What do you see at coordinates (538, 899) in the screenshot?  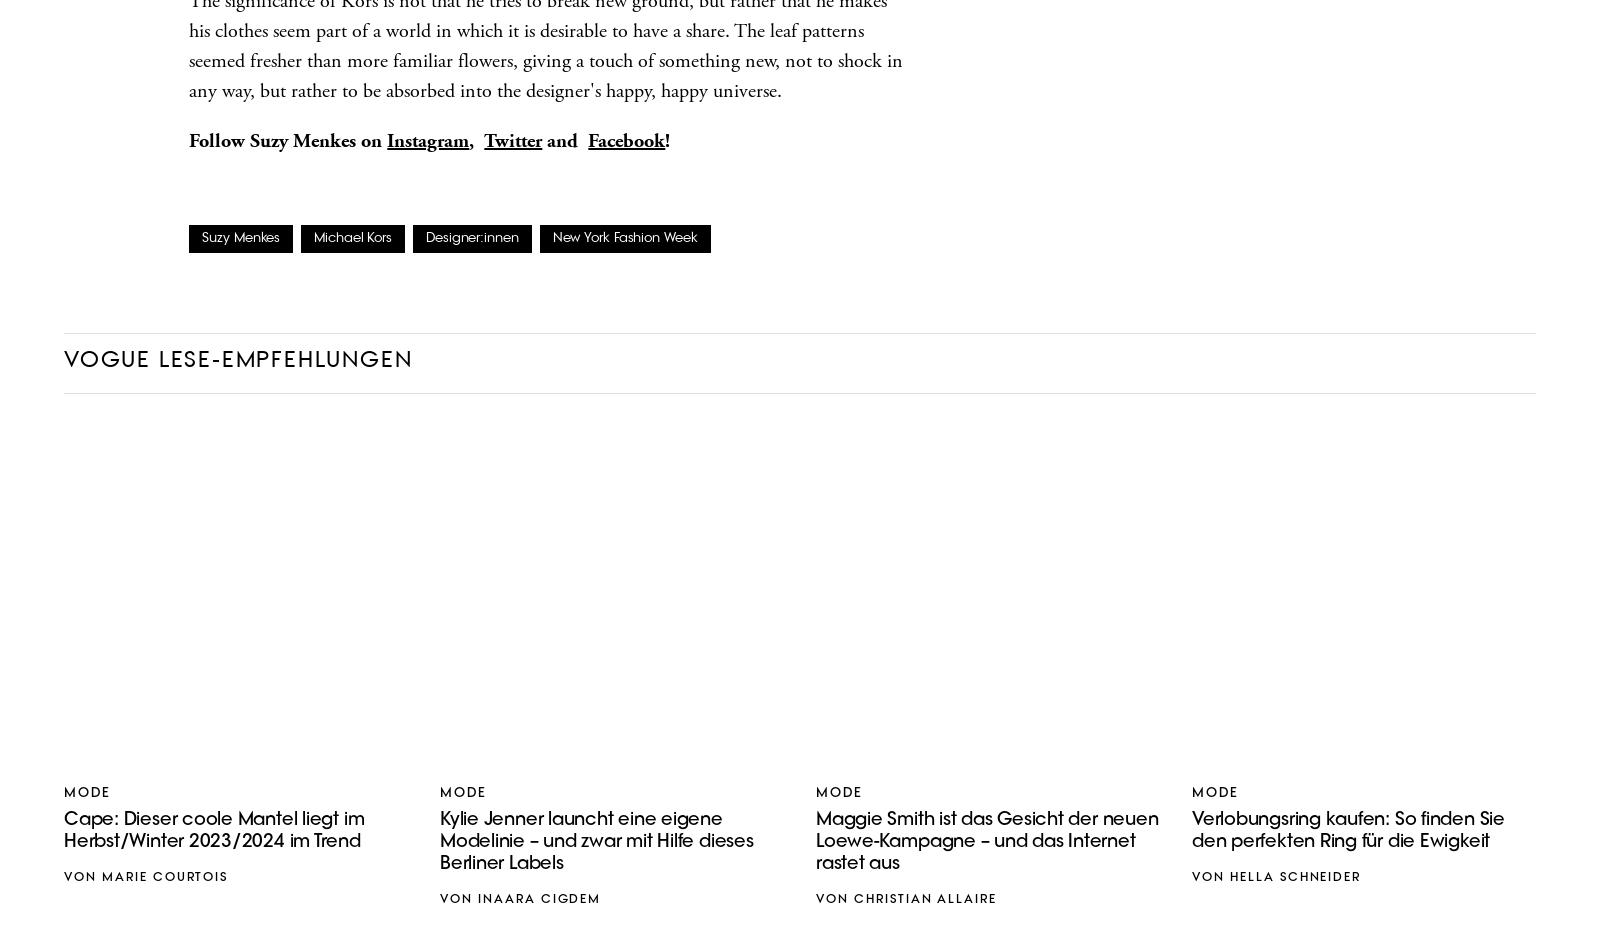 I see `'Inaara Cigdem'` at bounding box center [538, 899].